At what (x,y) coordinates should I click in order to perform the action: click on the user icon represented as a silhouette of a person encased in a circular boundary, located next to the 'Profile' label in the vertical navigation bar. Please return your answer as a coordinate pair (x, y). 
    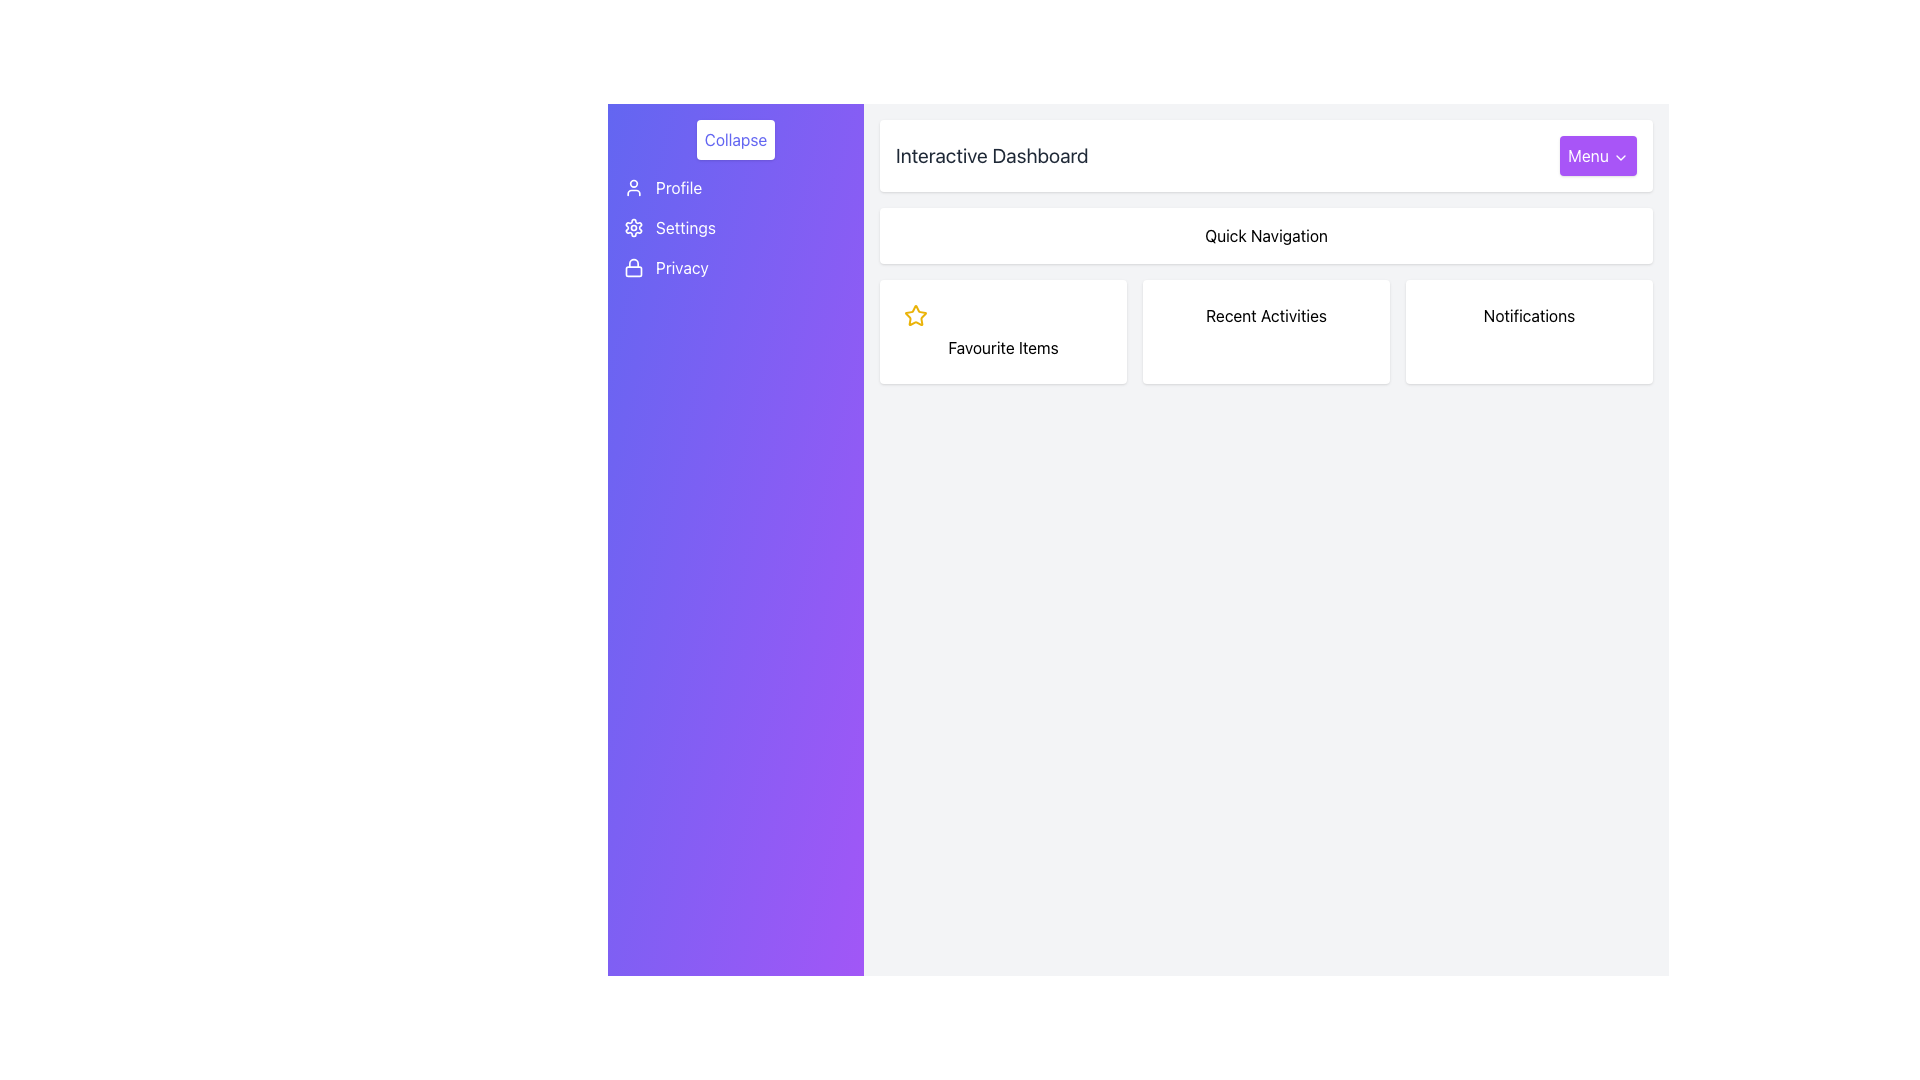
    Looking at the image, I should click on (632, 188).